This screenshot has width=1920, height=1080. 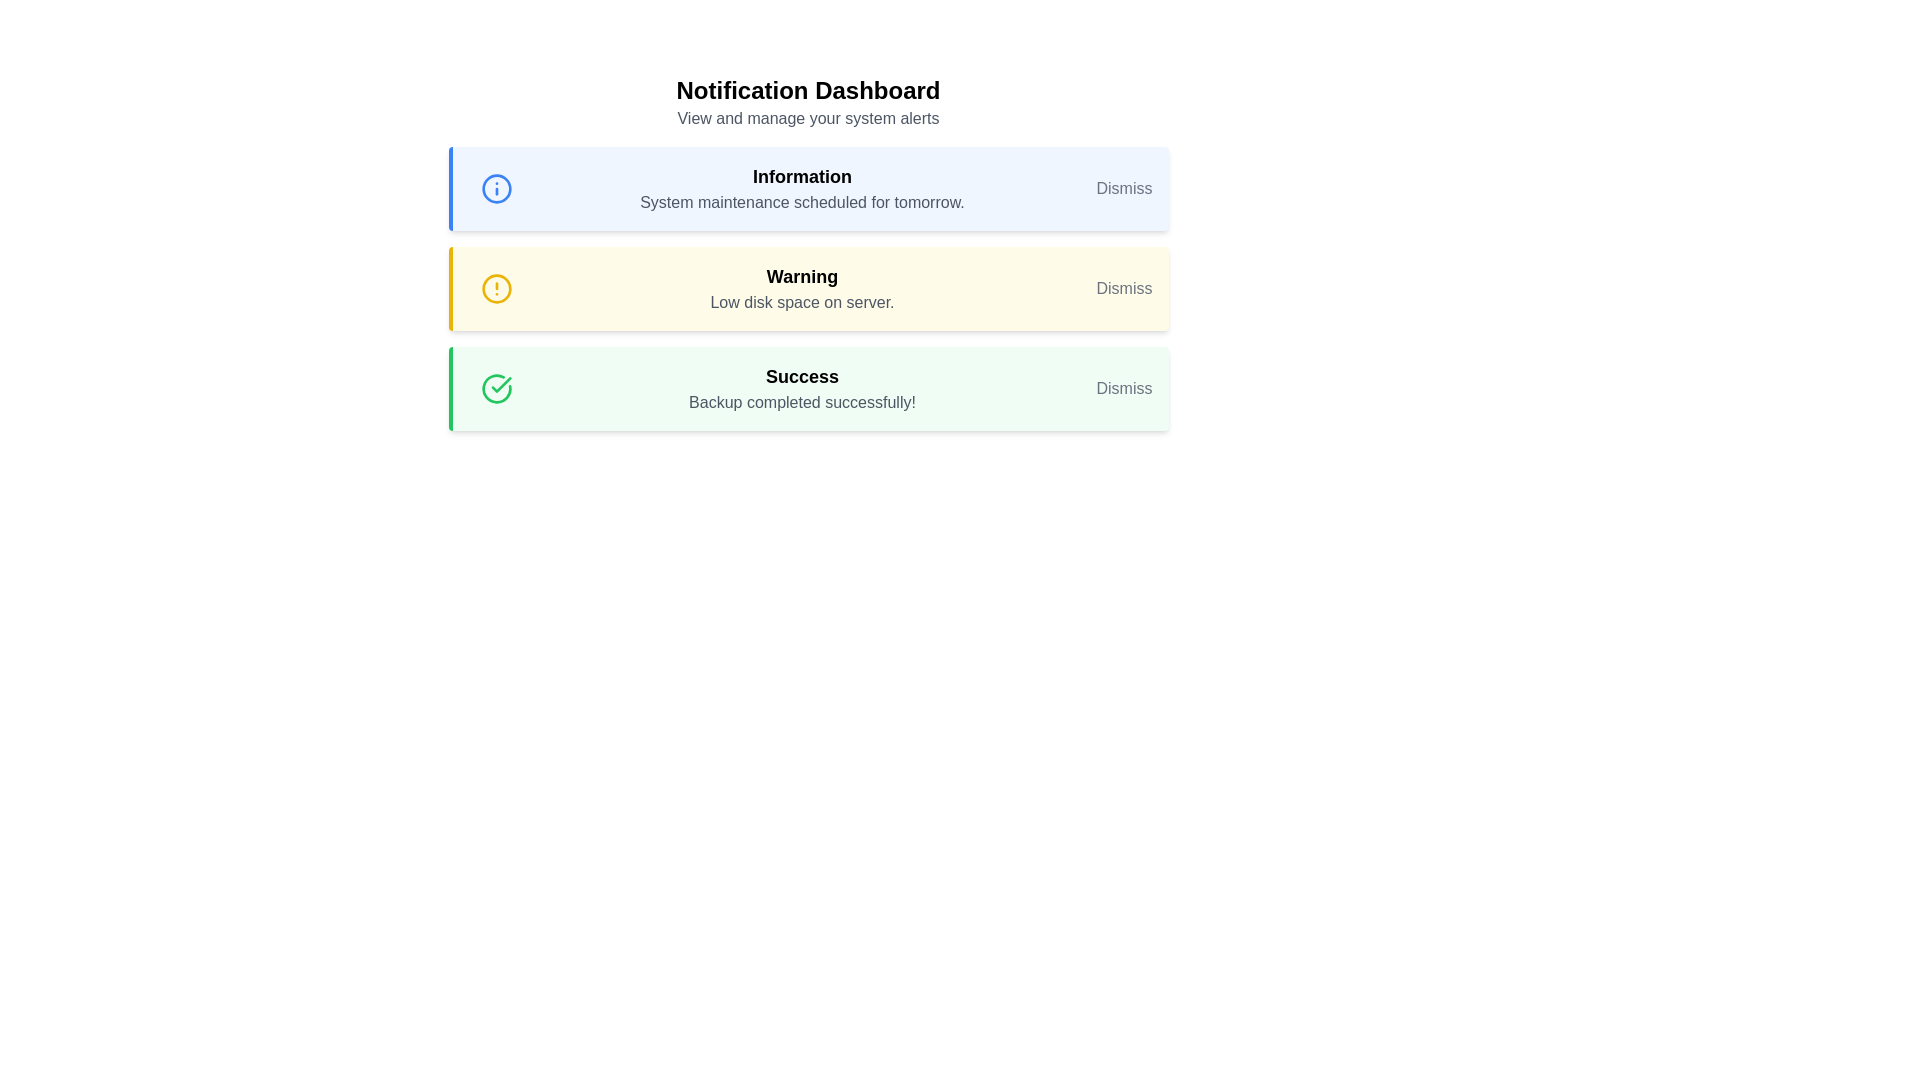 What do you see at coordinates (802, 303) in the screenshot?
I see `the text label reading 'Low disk space on server.' which is centrally aligned below the 'Warning' label in the yellow-highlighted notification bar` at bounding box center [802, 303].